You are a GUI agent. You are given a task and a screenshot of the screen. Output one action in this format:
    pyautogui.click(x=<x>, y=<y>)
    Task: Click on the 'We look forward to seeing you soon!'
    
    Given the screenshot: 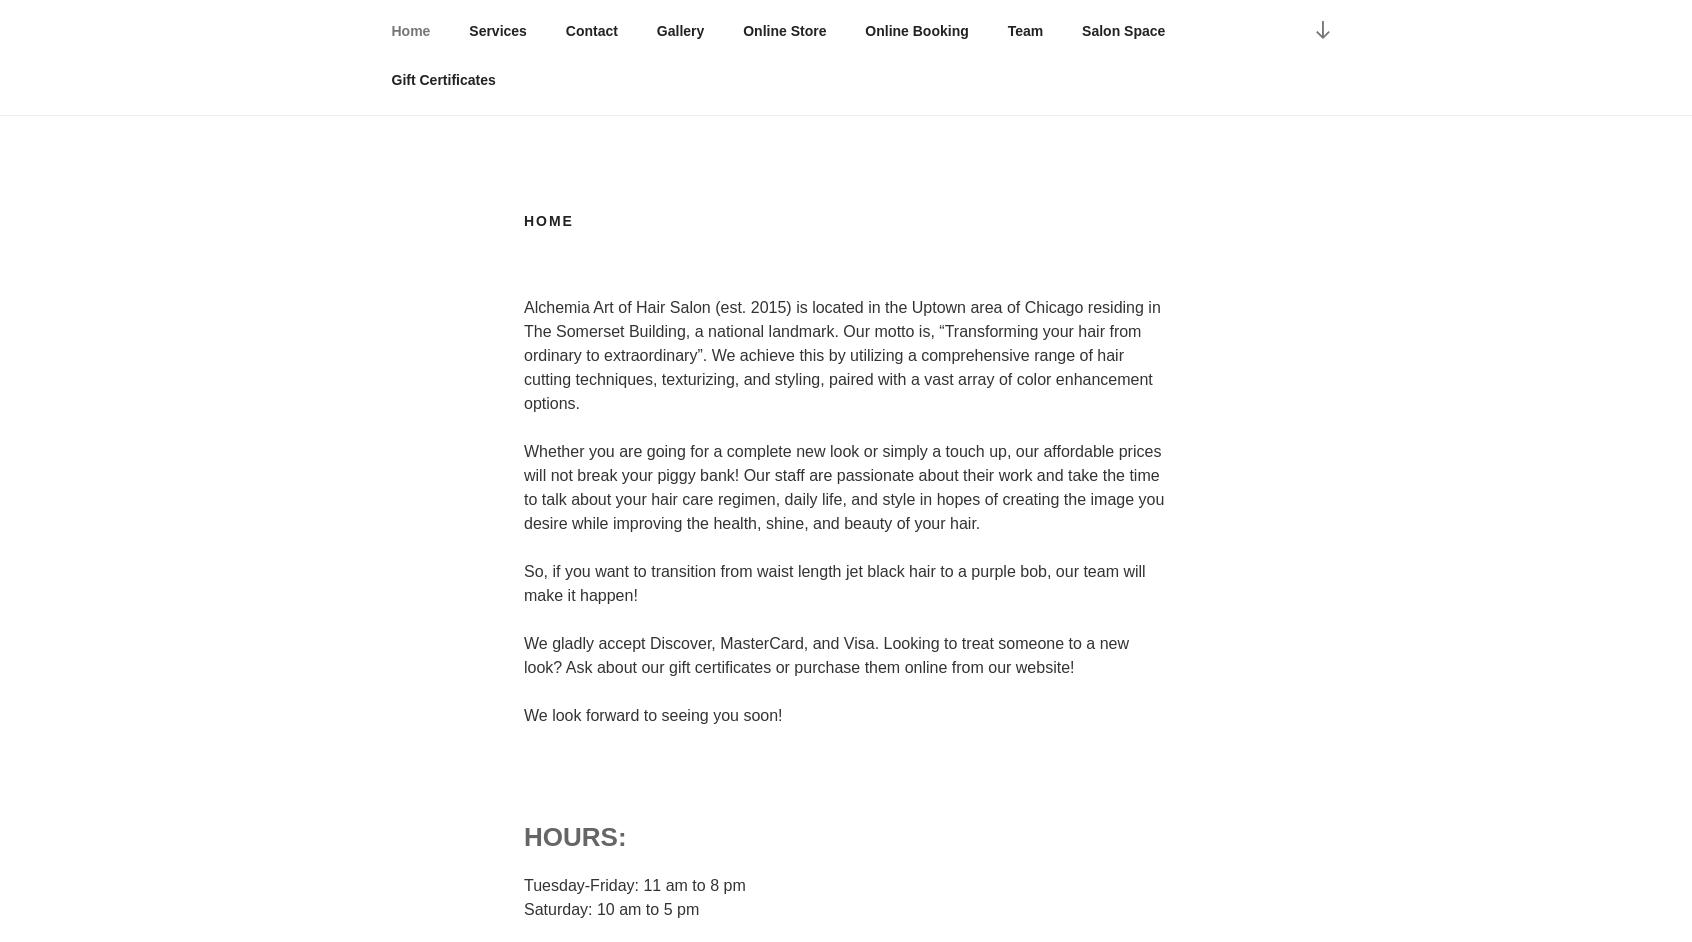 What is the action you would take?
    pyautogui.click(x=652, y=713)
    